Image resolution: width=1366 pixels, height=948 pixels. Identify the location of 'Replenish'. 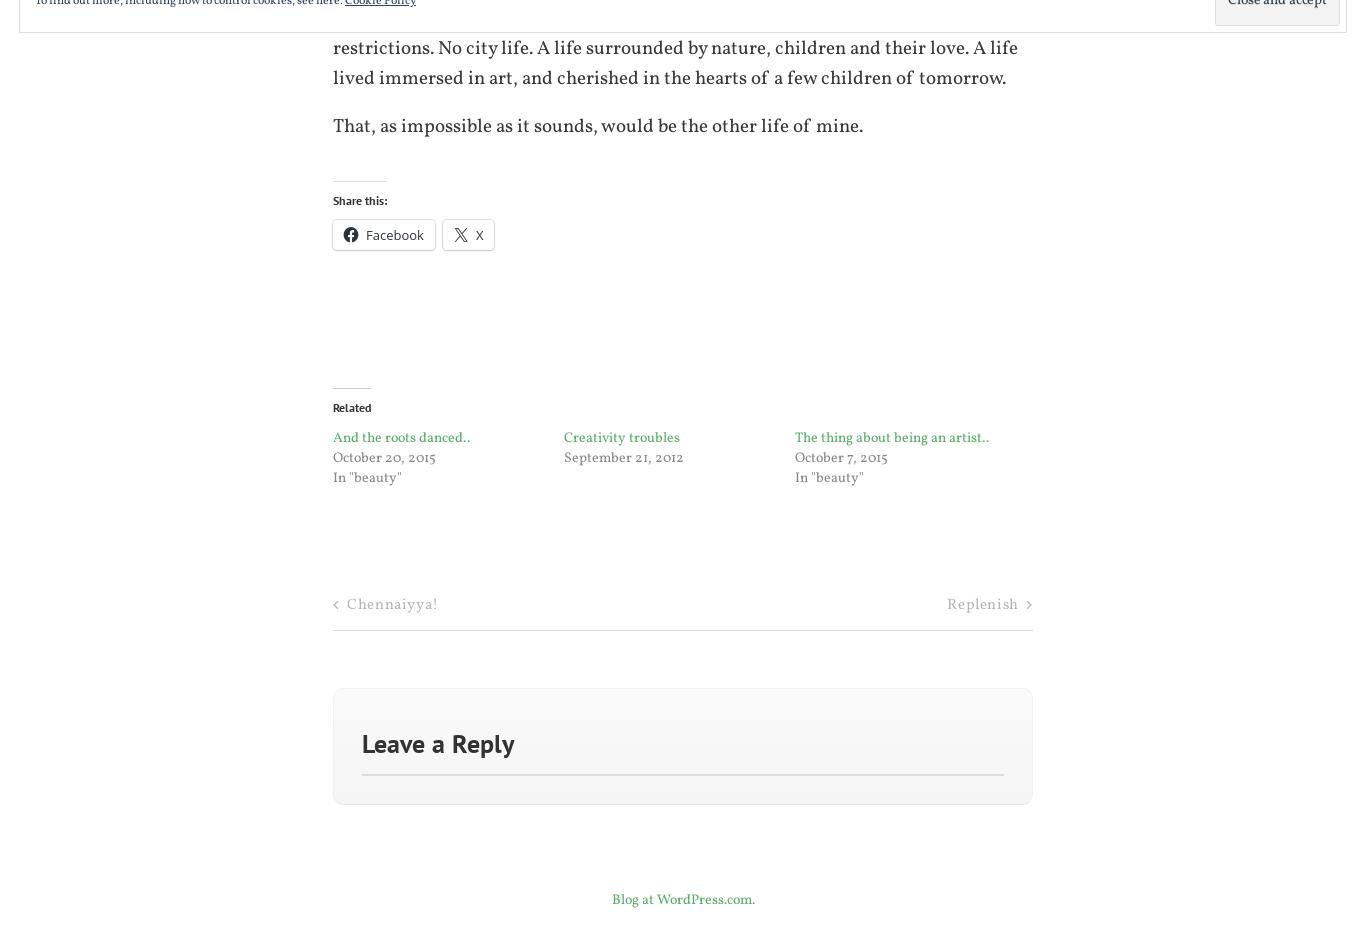
(982, 604).